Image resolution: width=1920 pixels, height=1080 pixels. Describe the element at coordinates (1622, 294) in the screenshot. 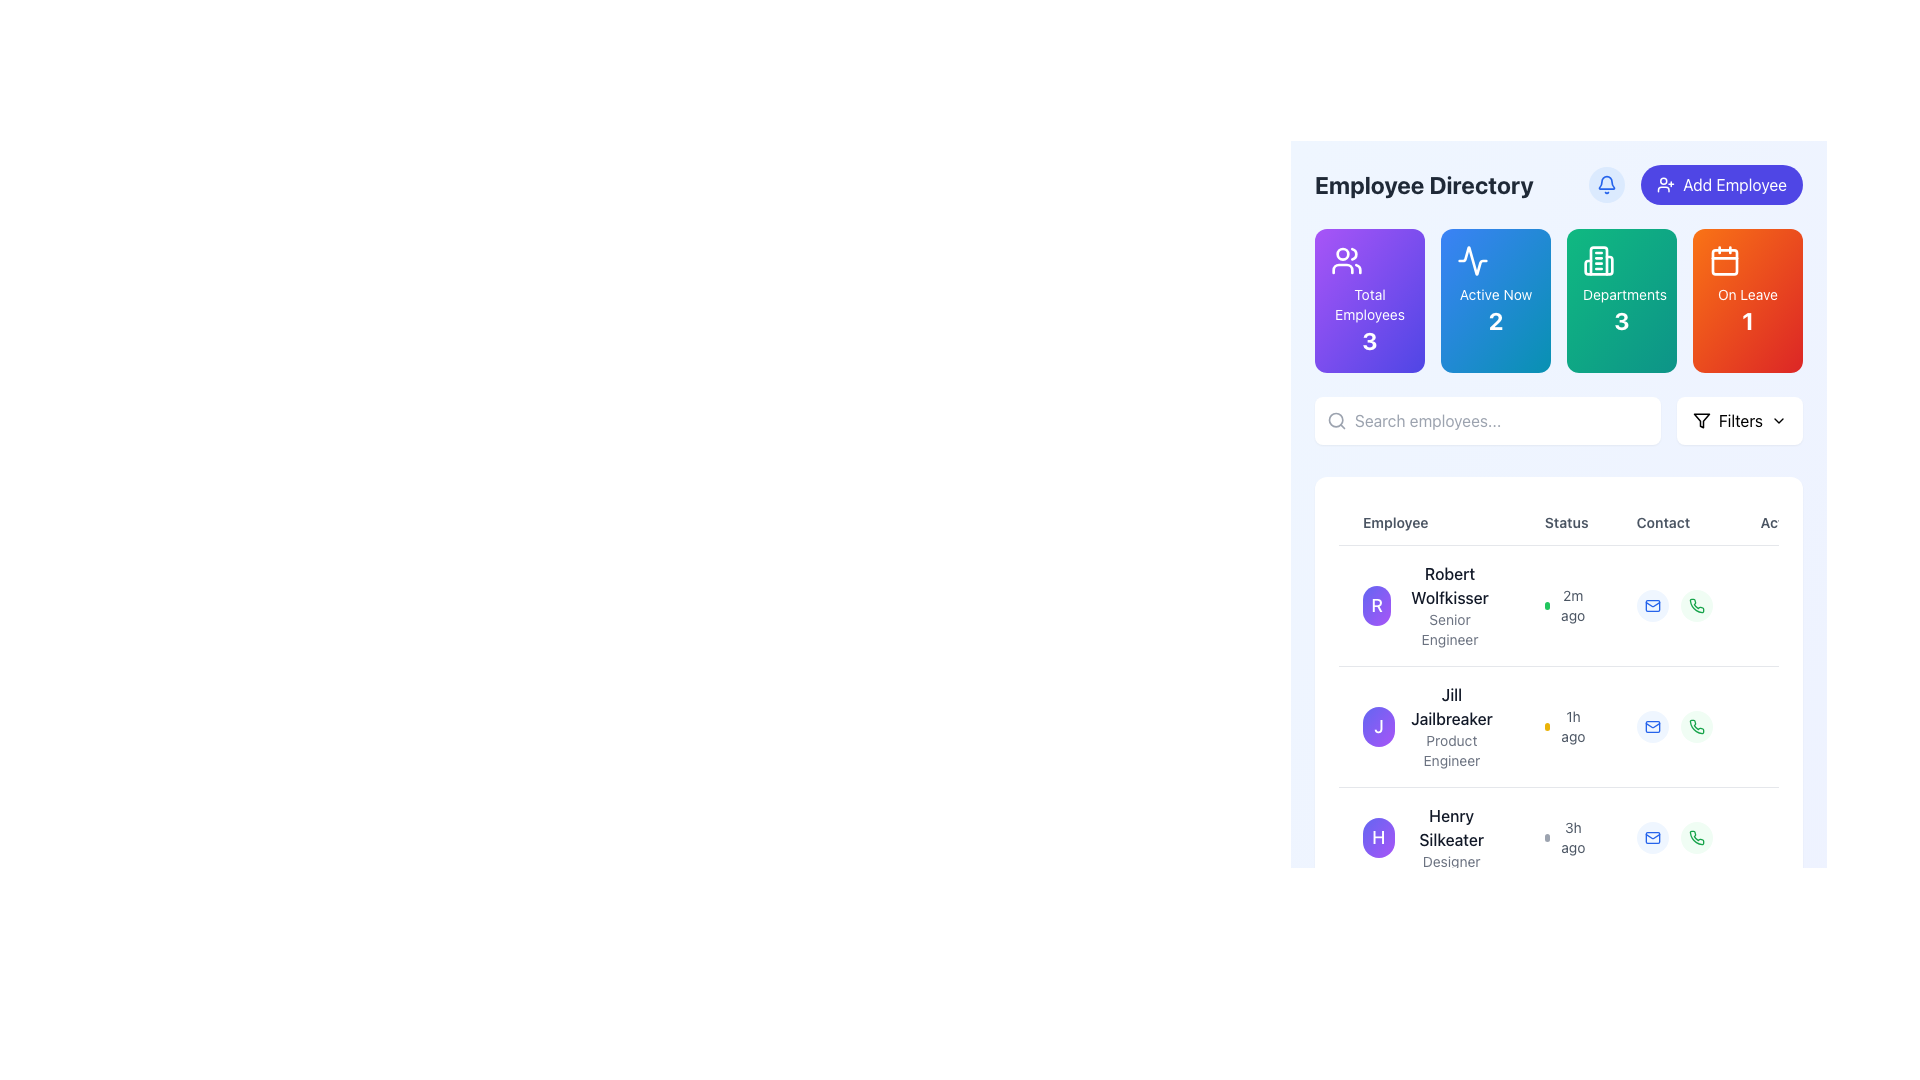

I see `the Text label indicating the number of departments, located within a green gradient rectangular section, beneath a building icon and above the number '3'` at that location.